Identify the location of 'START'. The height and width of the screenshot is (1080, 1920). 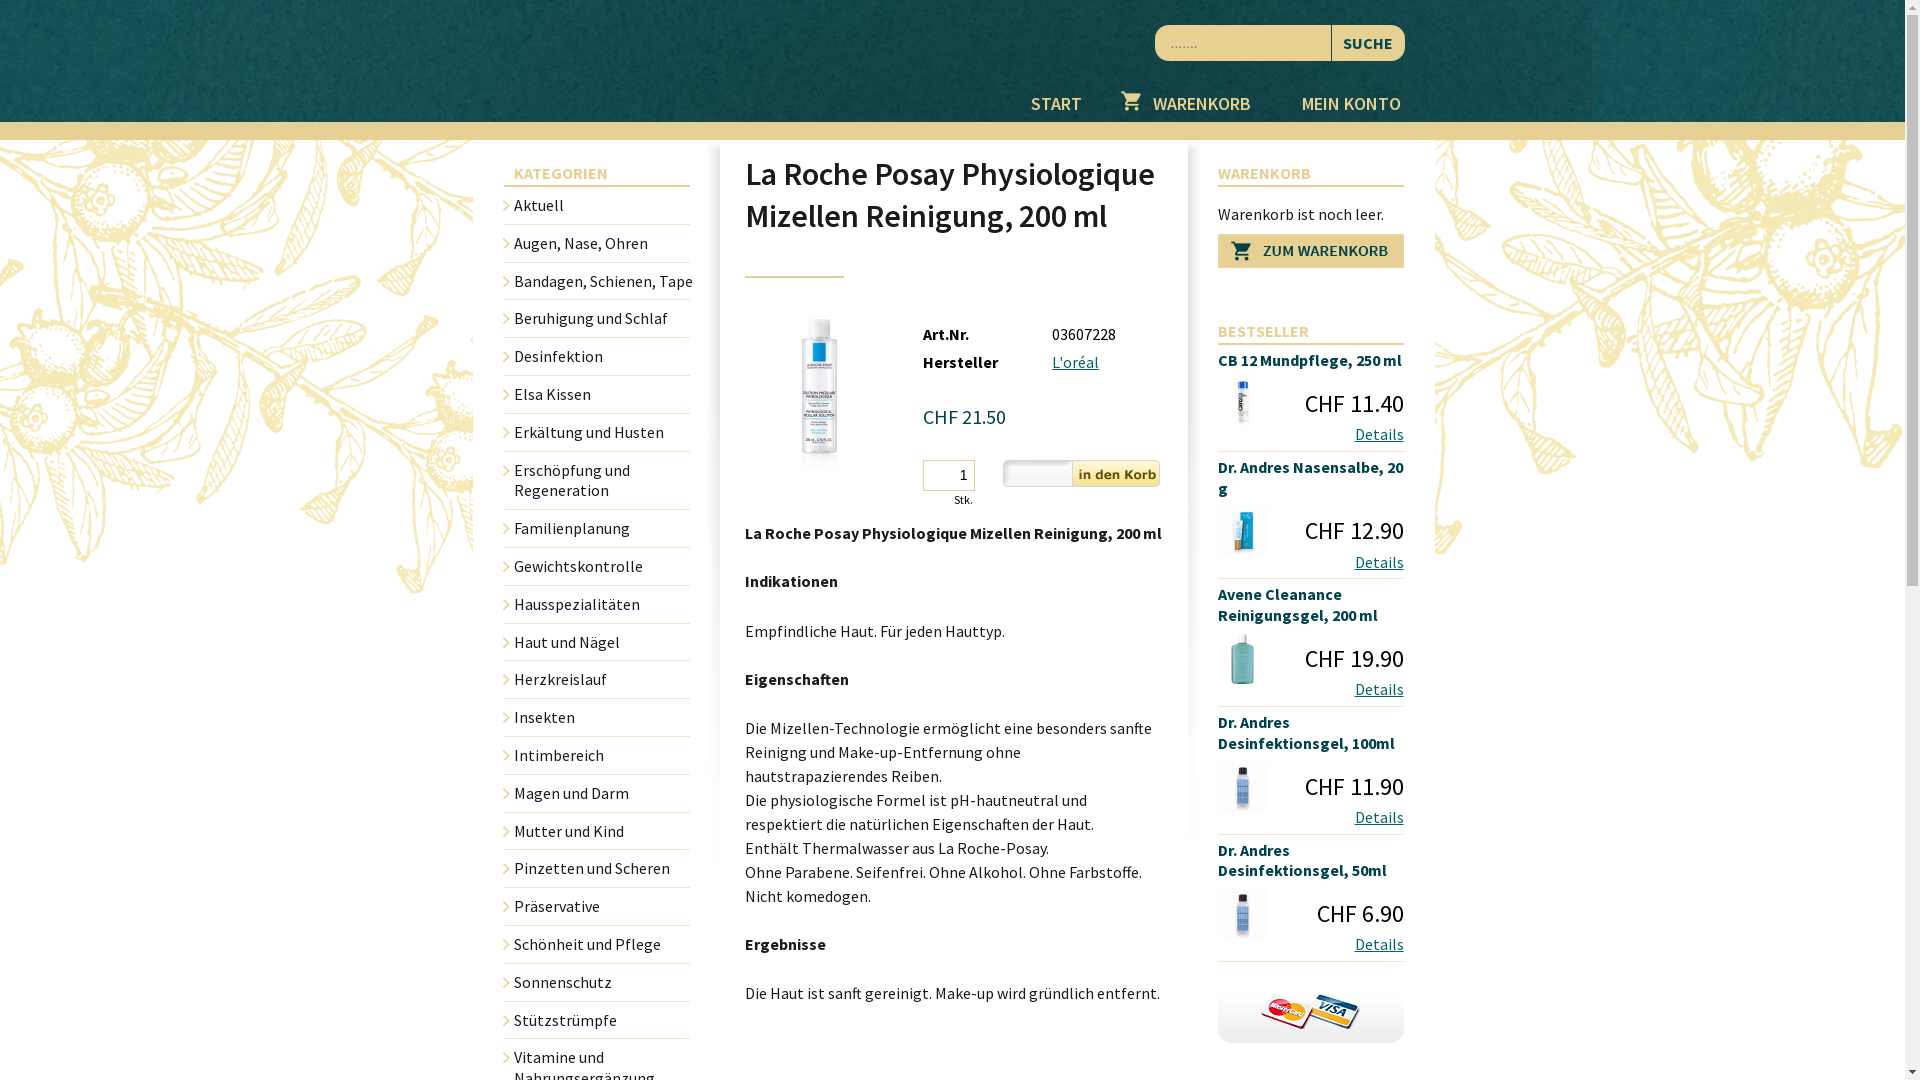
(1054, 99).